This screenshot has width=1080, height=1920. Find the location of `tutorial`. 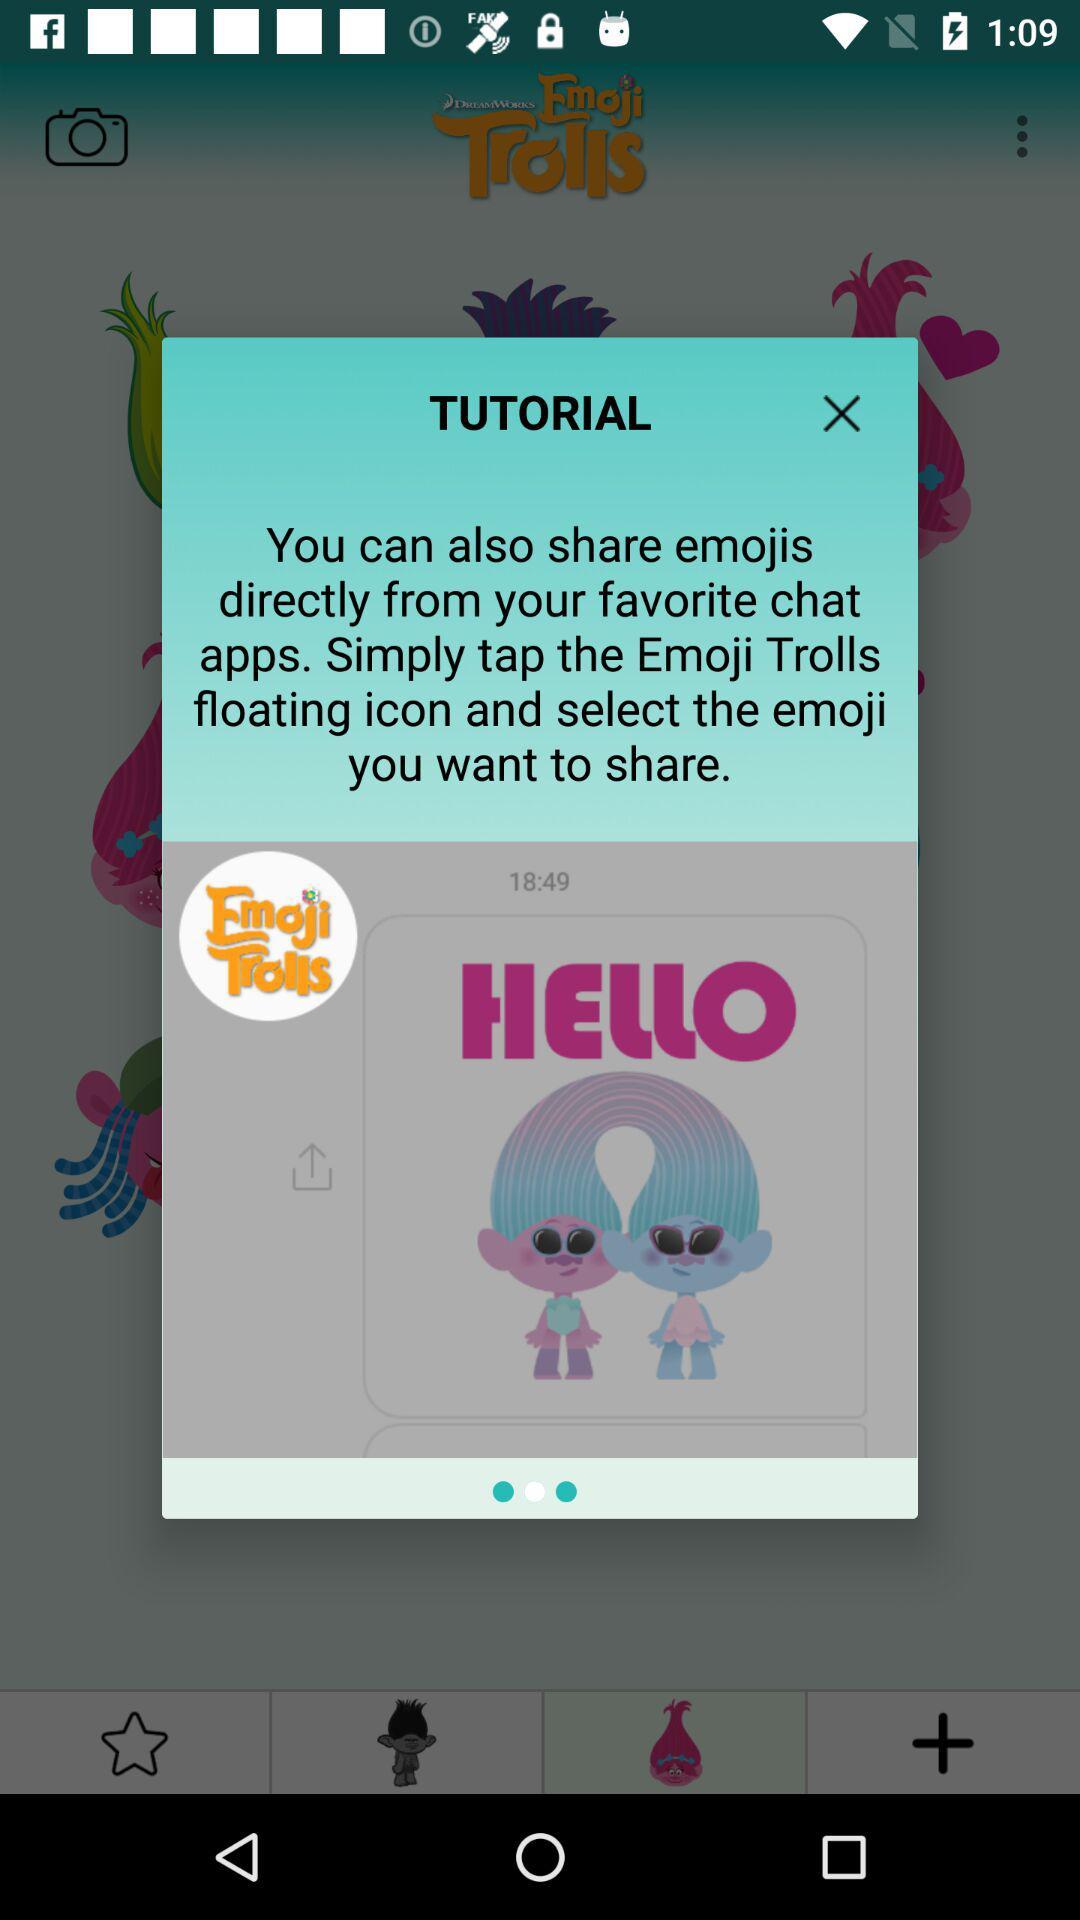

tutorial is located at coordinates (841, 412).